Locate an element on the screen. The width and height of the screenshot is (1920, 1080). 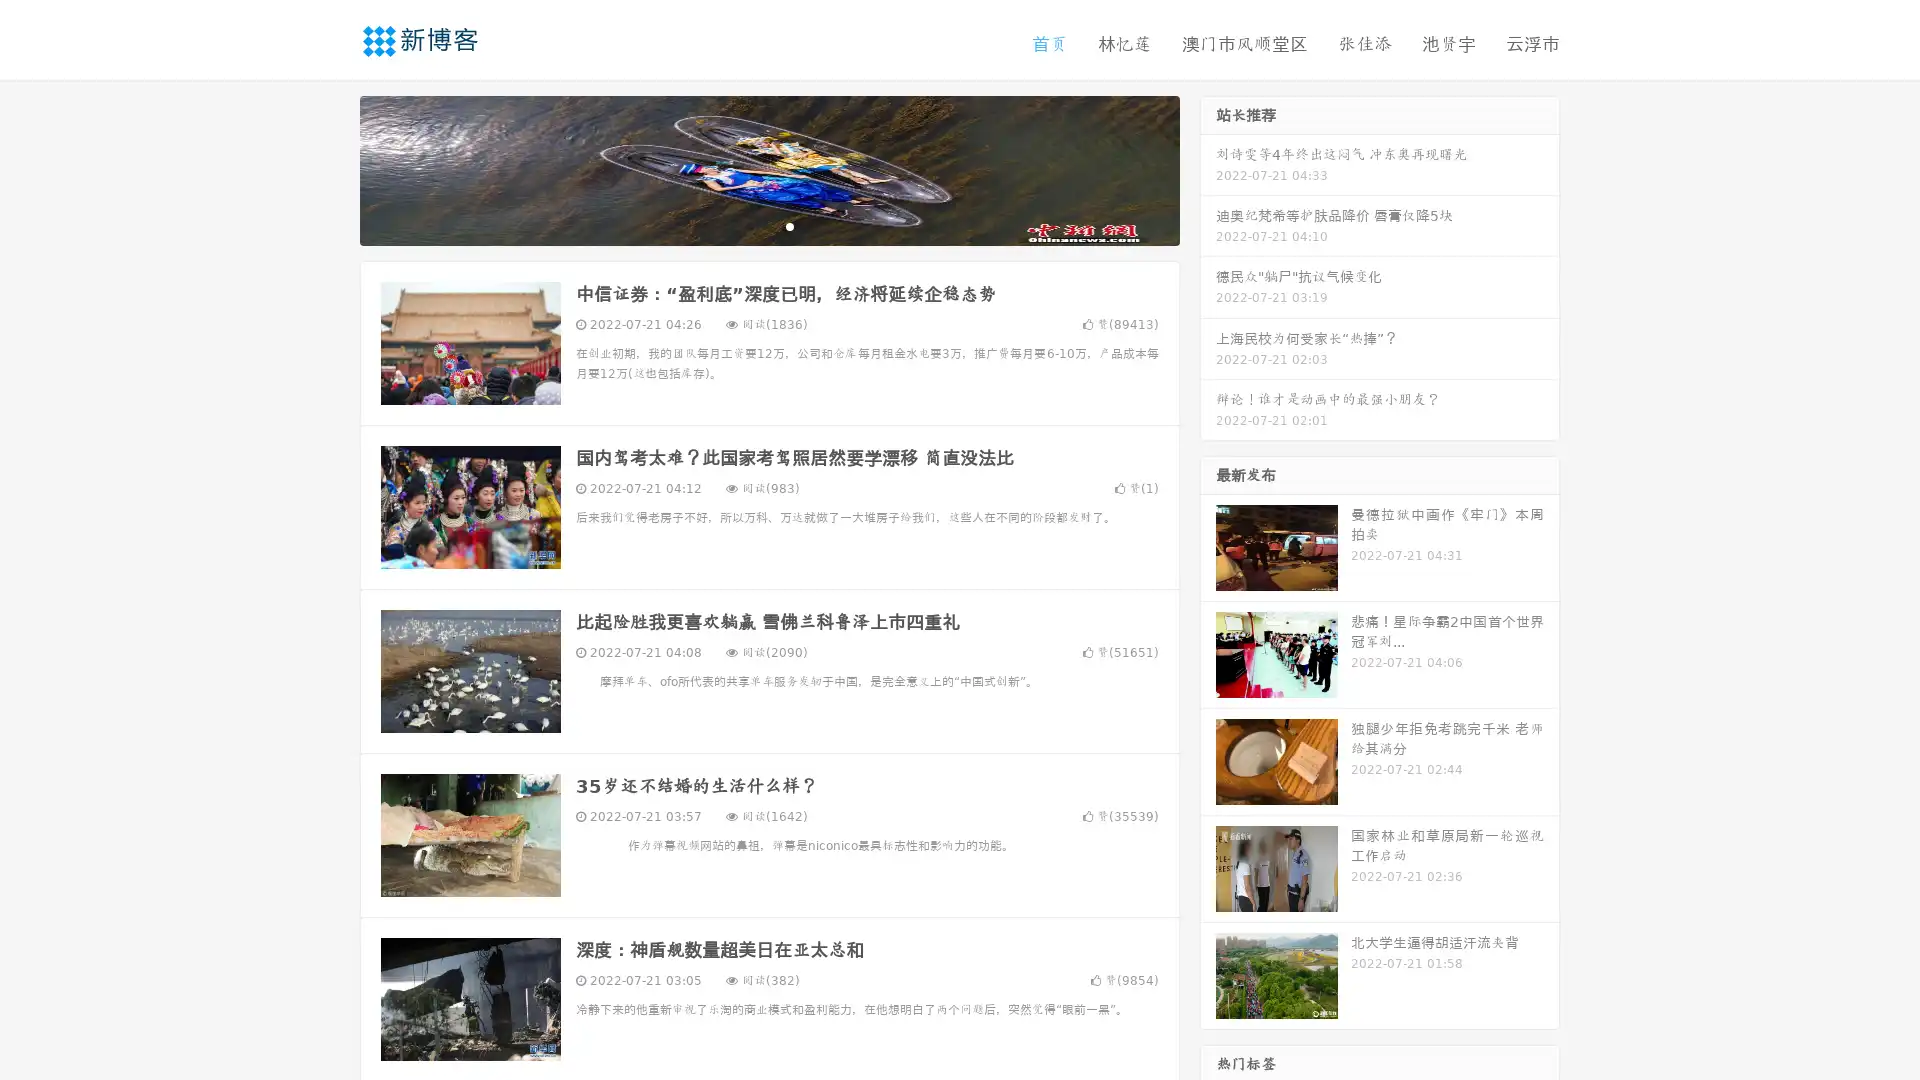
Previous slide is located at coordinates (330, 168).